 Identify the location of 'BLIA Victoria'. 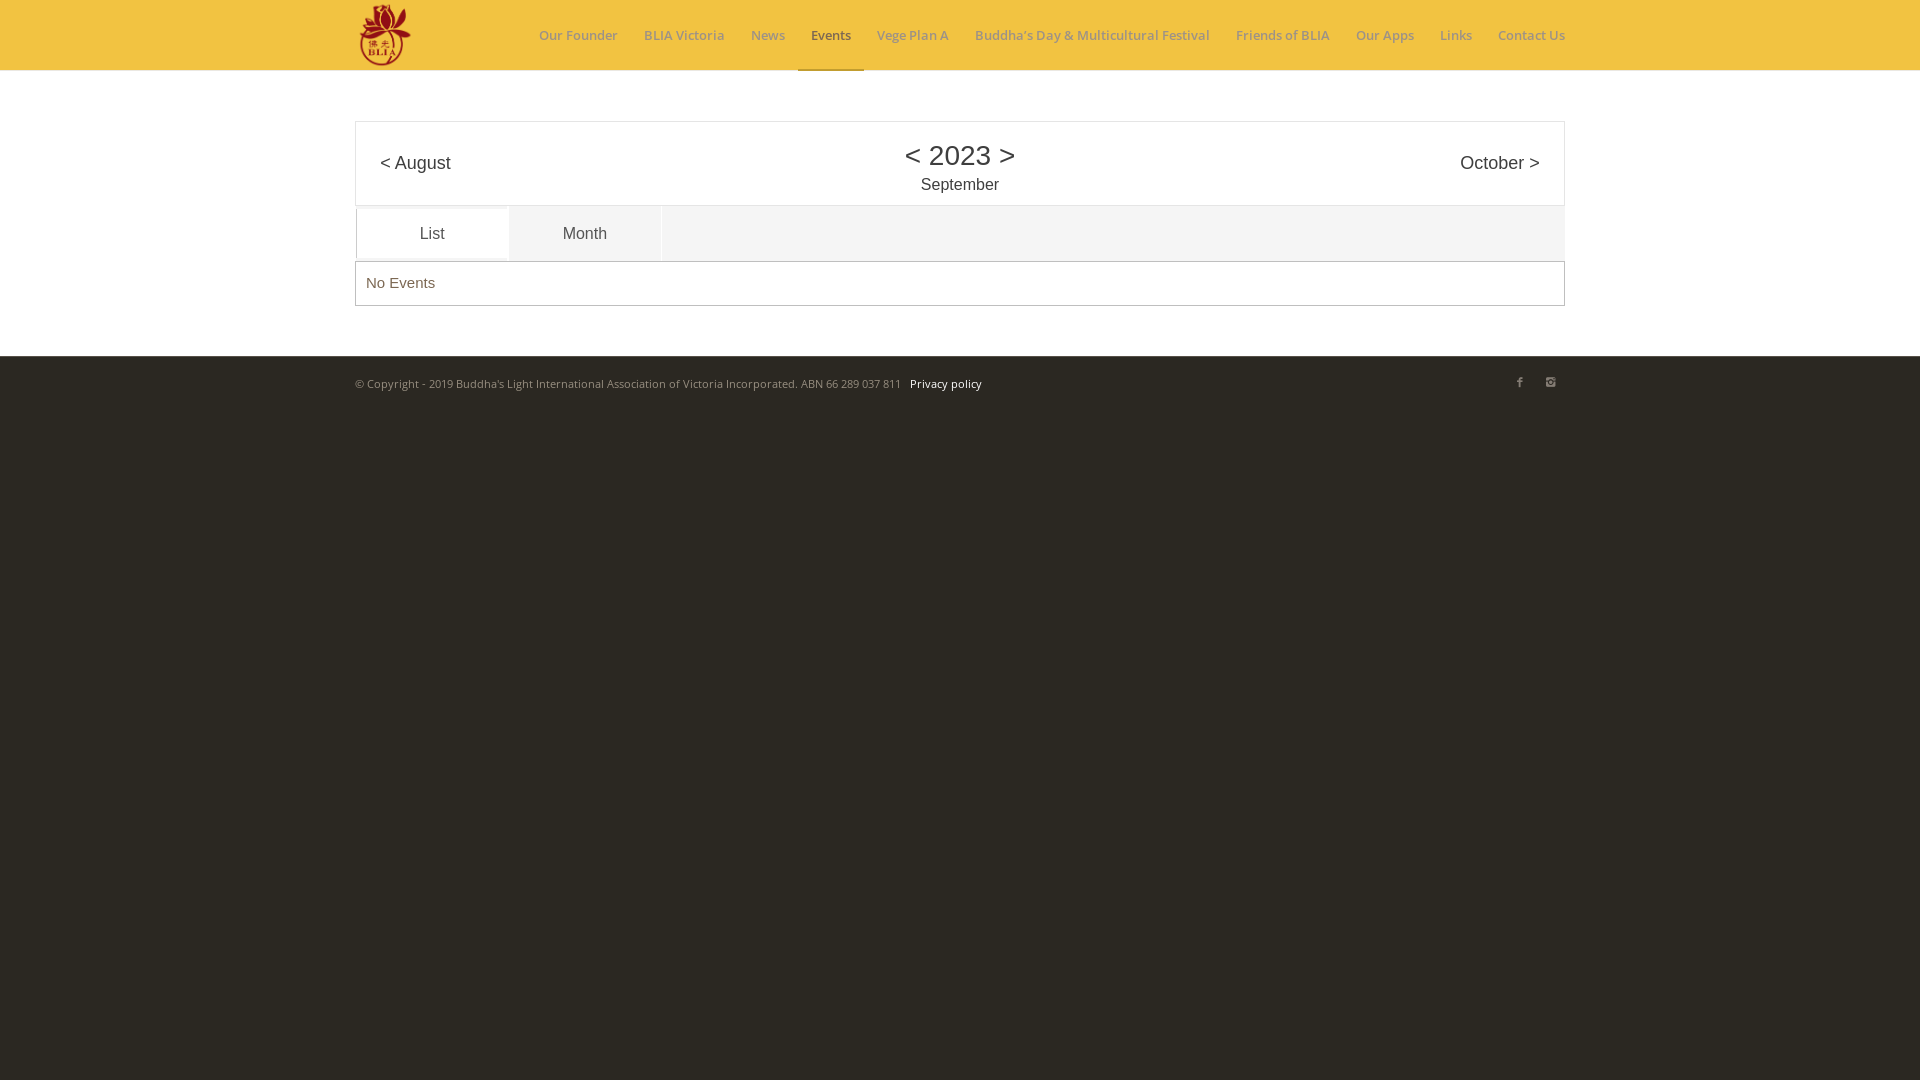
(684, 34).